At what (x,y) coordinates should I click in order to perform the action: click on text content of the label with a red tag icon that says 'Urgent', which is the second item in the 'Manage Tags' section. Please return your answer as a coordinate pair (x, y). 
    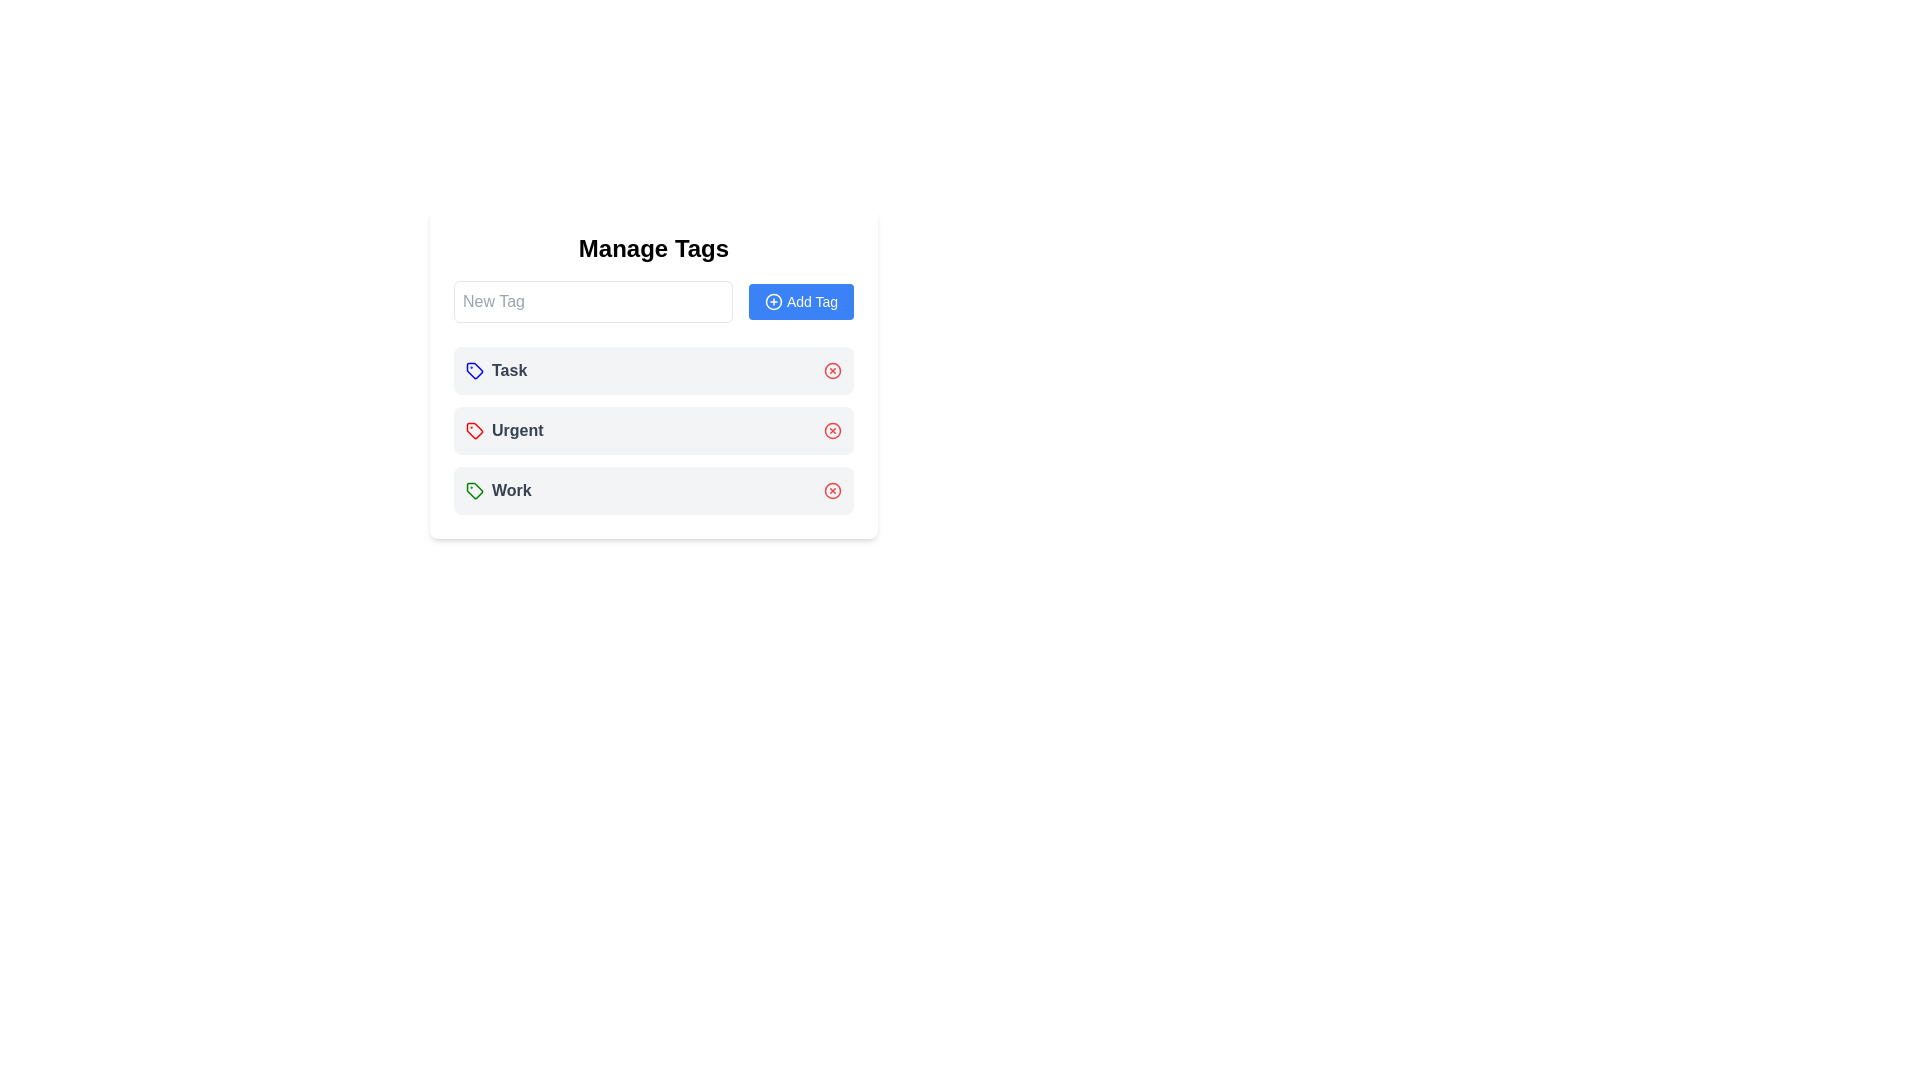
    Looking at the image, I should click on (504, 430).